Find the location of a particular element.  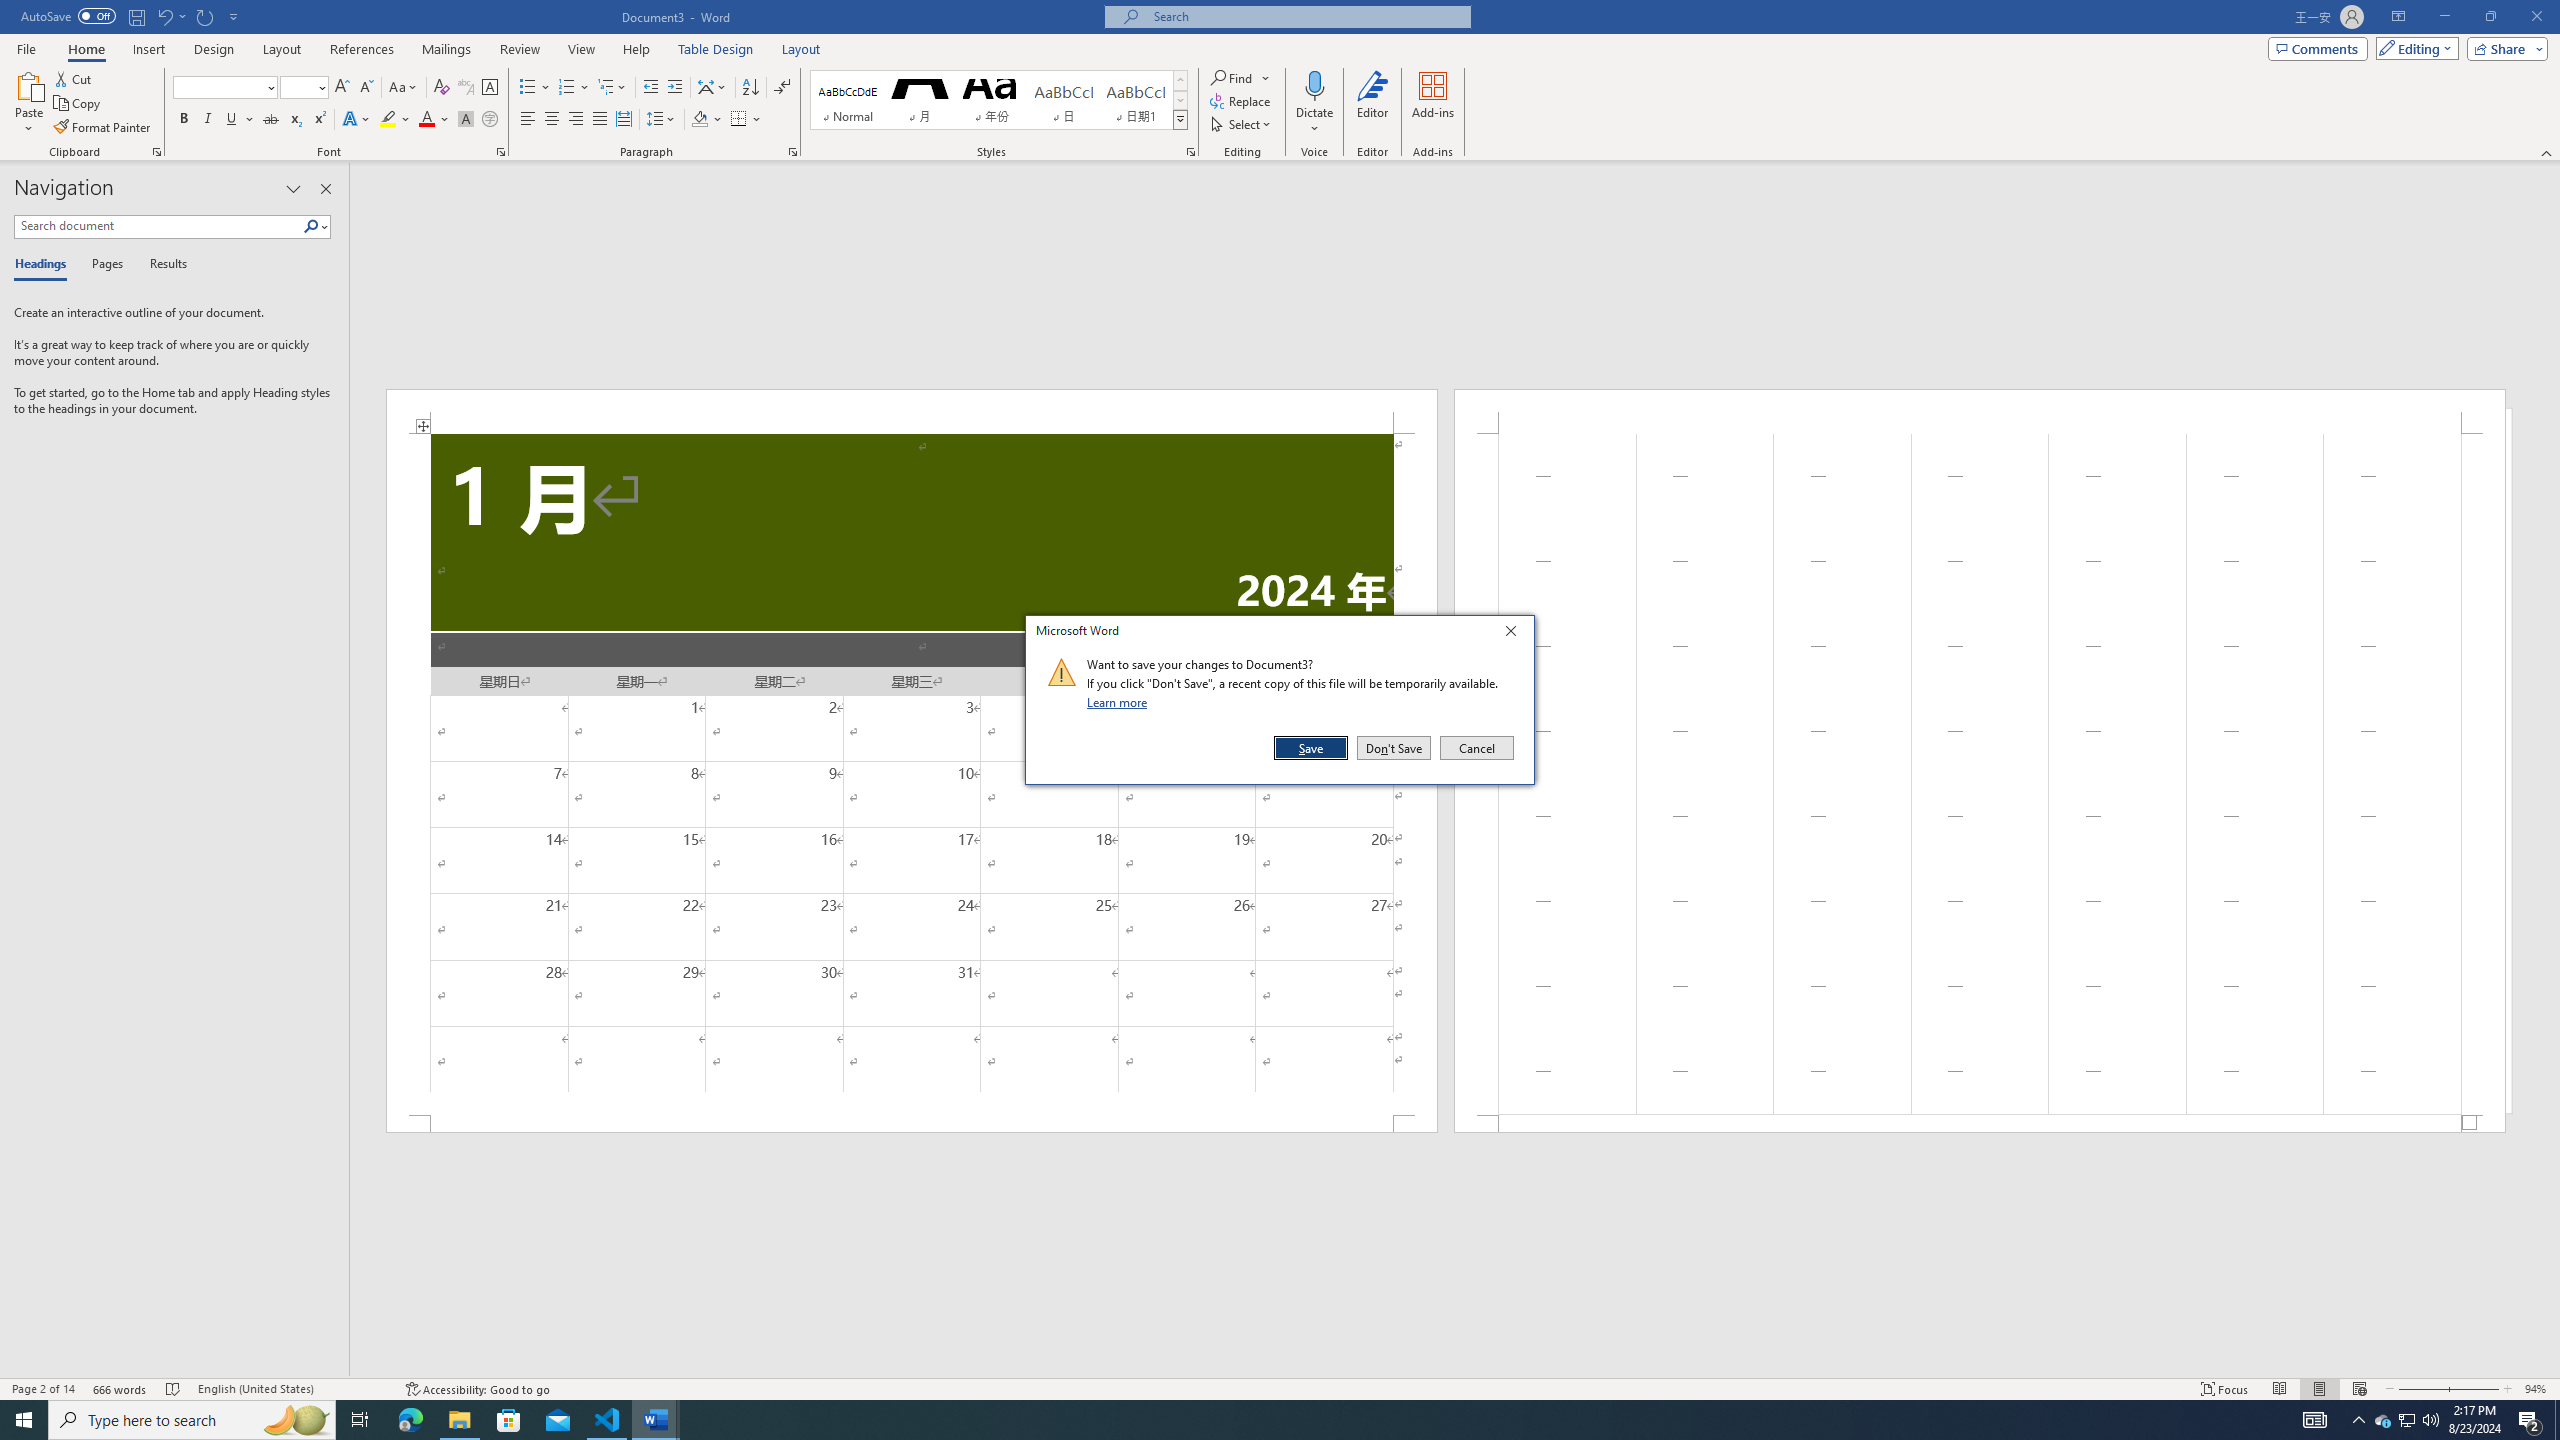

'Insert' is located at coordinates (147, 49).